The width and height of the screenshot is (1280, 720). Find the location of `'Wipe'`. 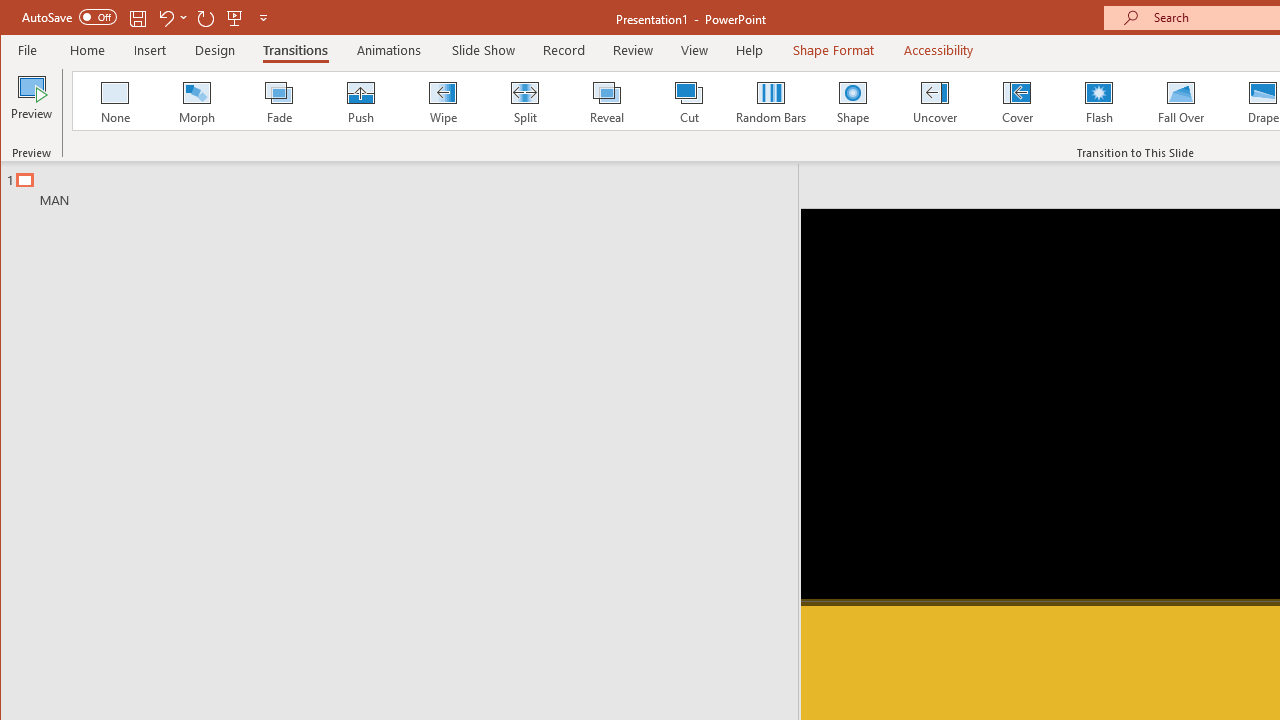

'Wipe' is located at coordinates (441, 100).